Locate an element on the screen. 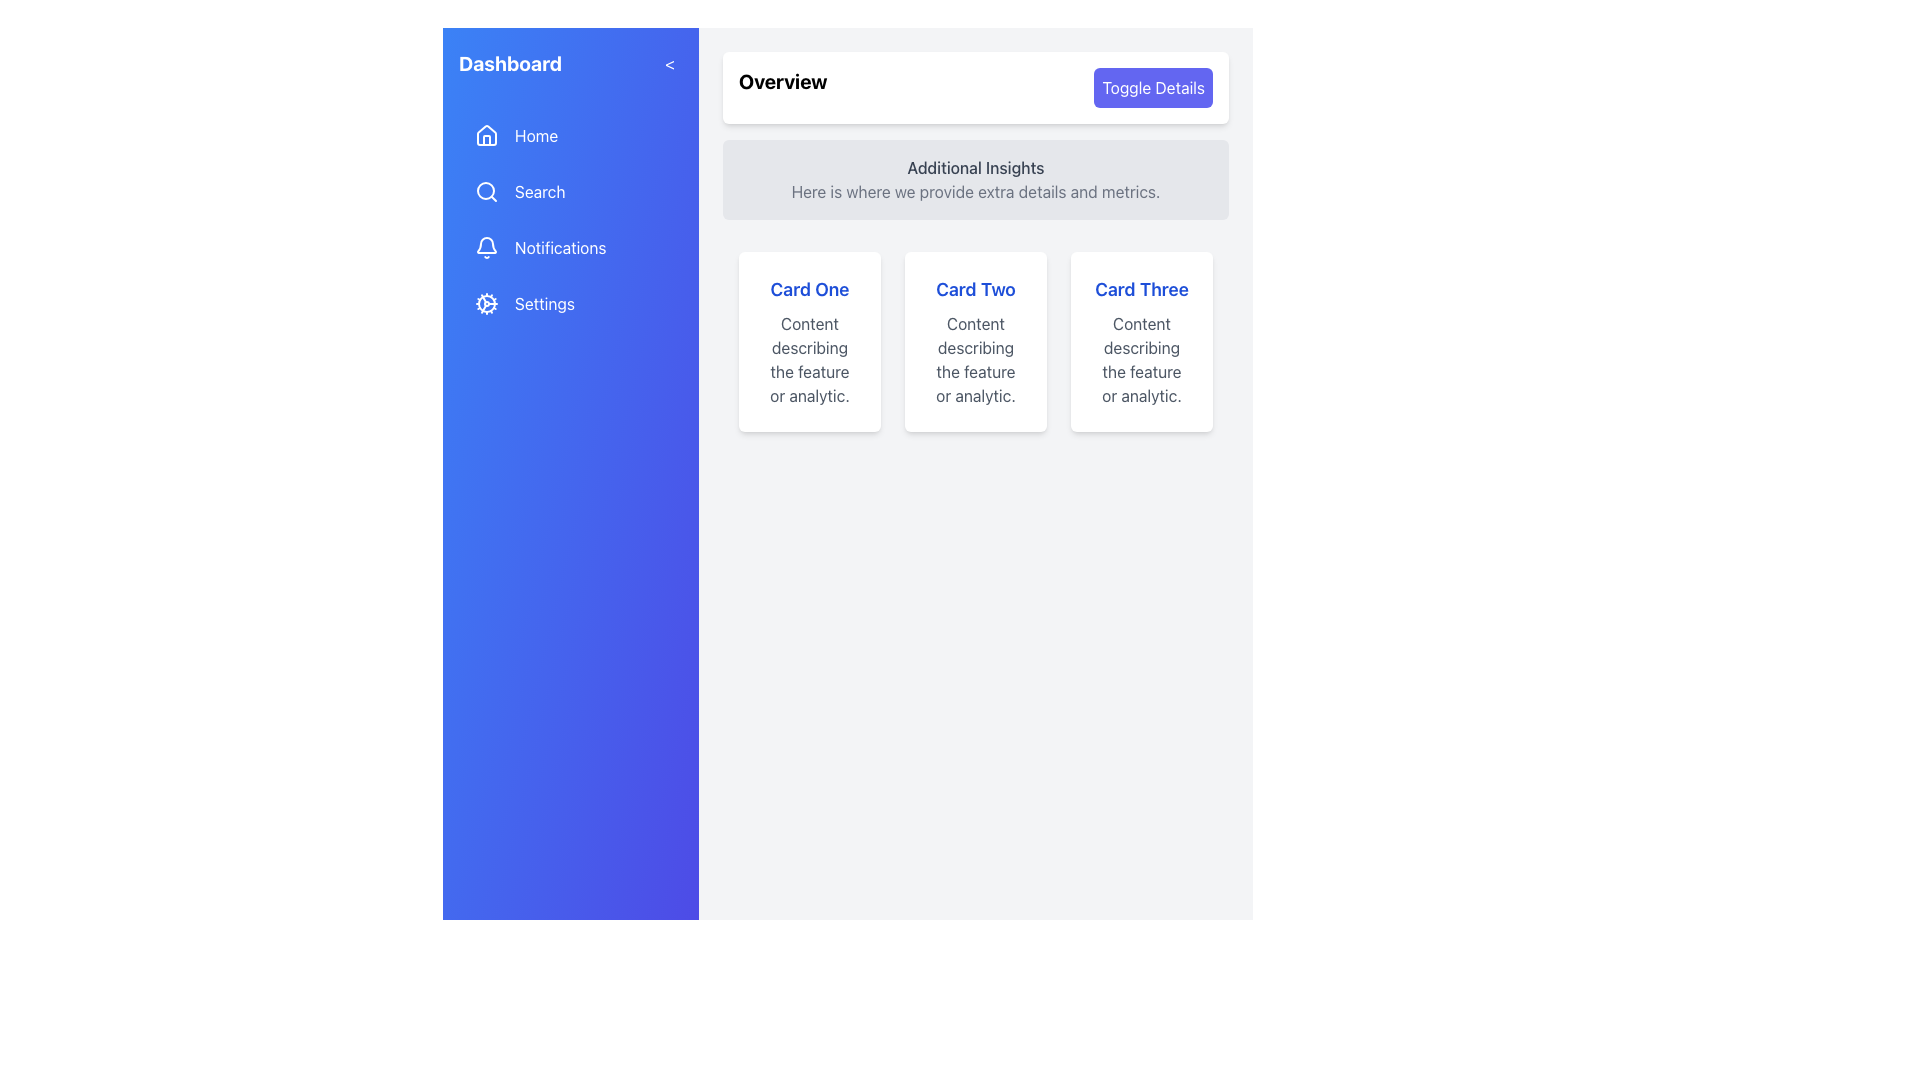  the Text Block element that is styled in gray font and located below the bold blue title 'Card Two' in the center-right card layout is located at coordinates (975, 358).